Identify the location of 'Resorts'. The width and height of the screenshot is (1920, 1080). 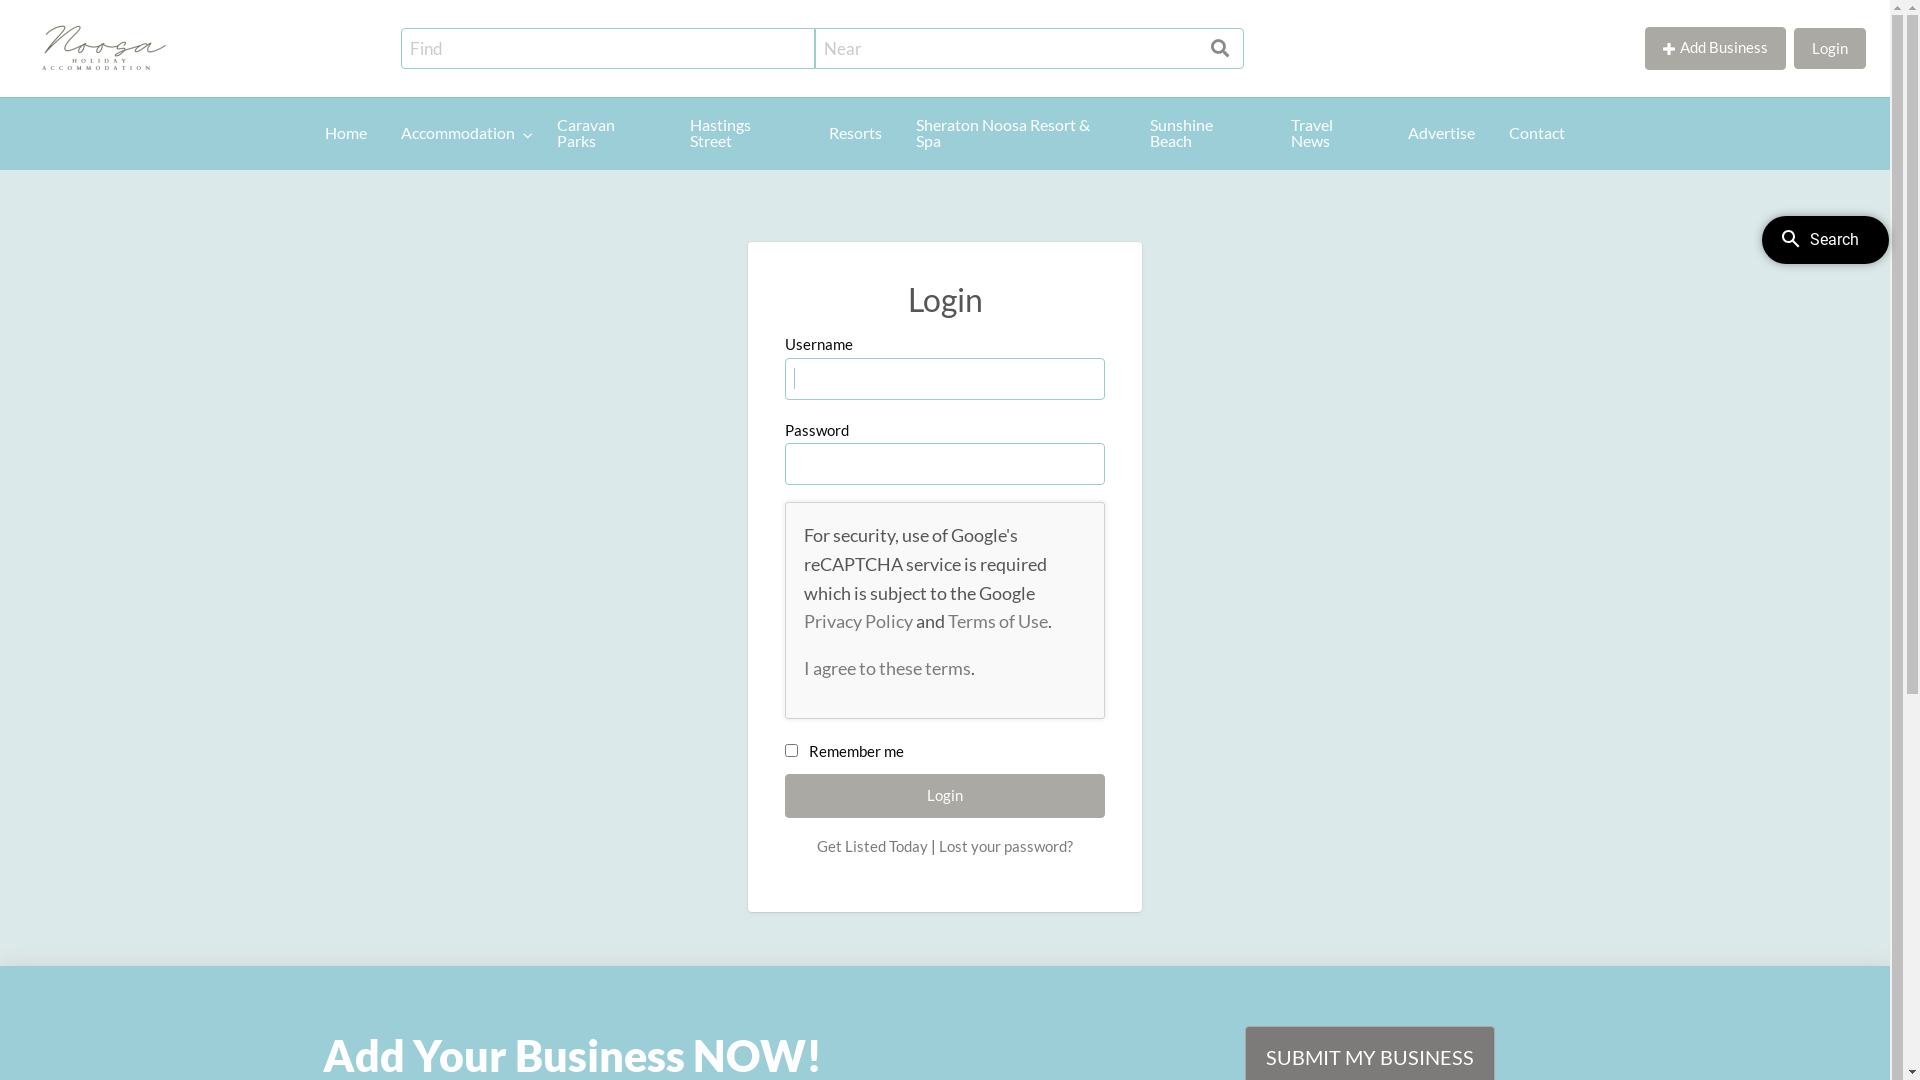
(855, 133).